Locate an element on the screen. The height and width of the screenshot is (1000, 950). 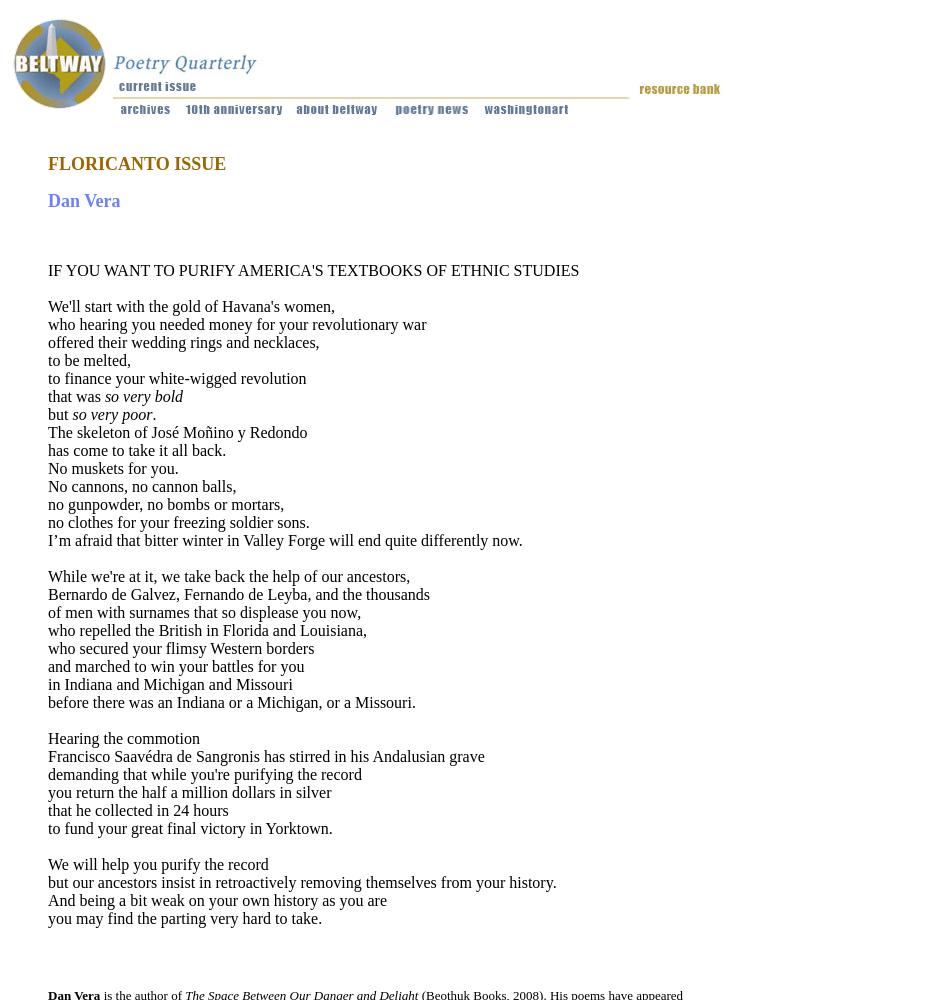
'Artist Residencies' is located at coordinates (699, 433).